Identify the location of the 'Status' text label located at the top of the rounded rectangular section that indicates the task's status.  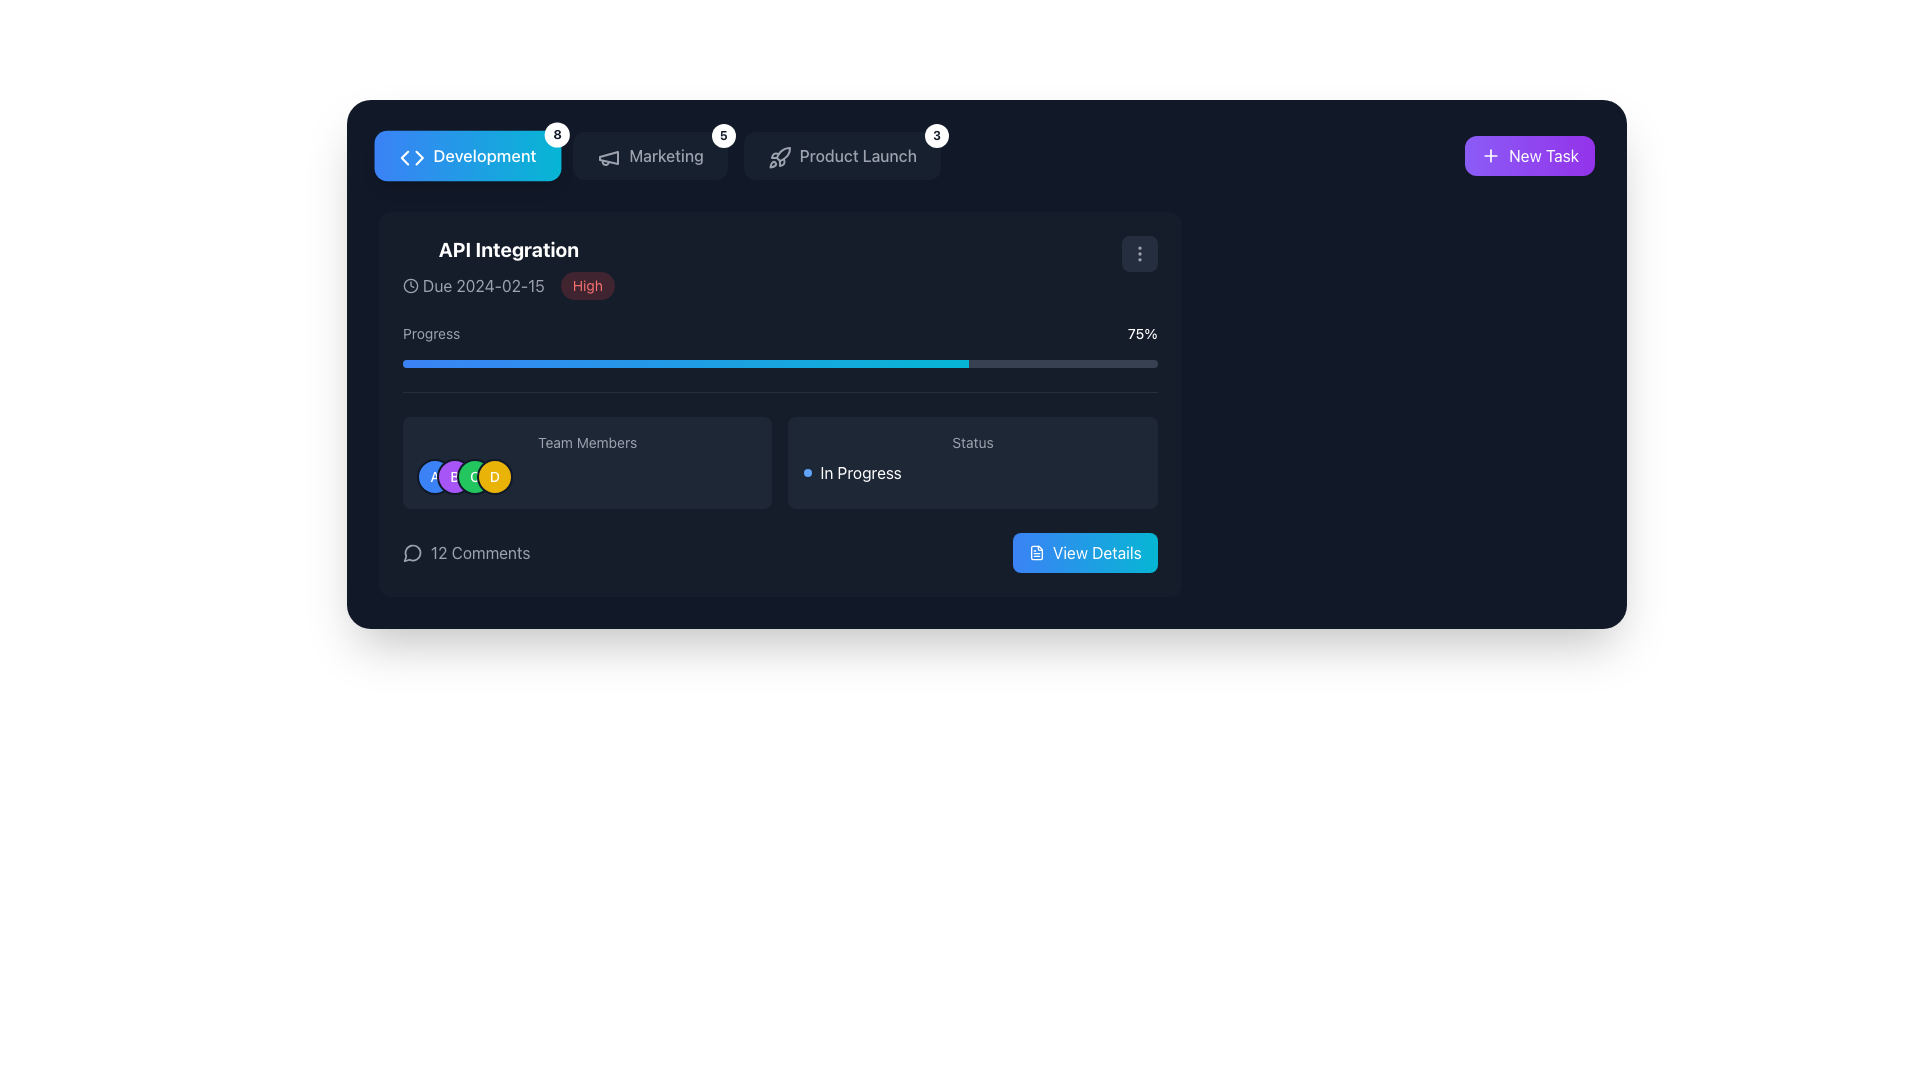
(973, 442).